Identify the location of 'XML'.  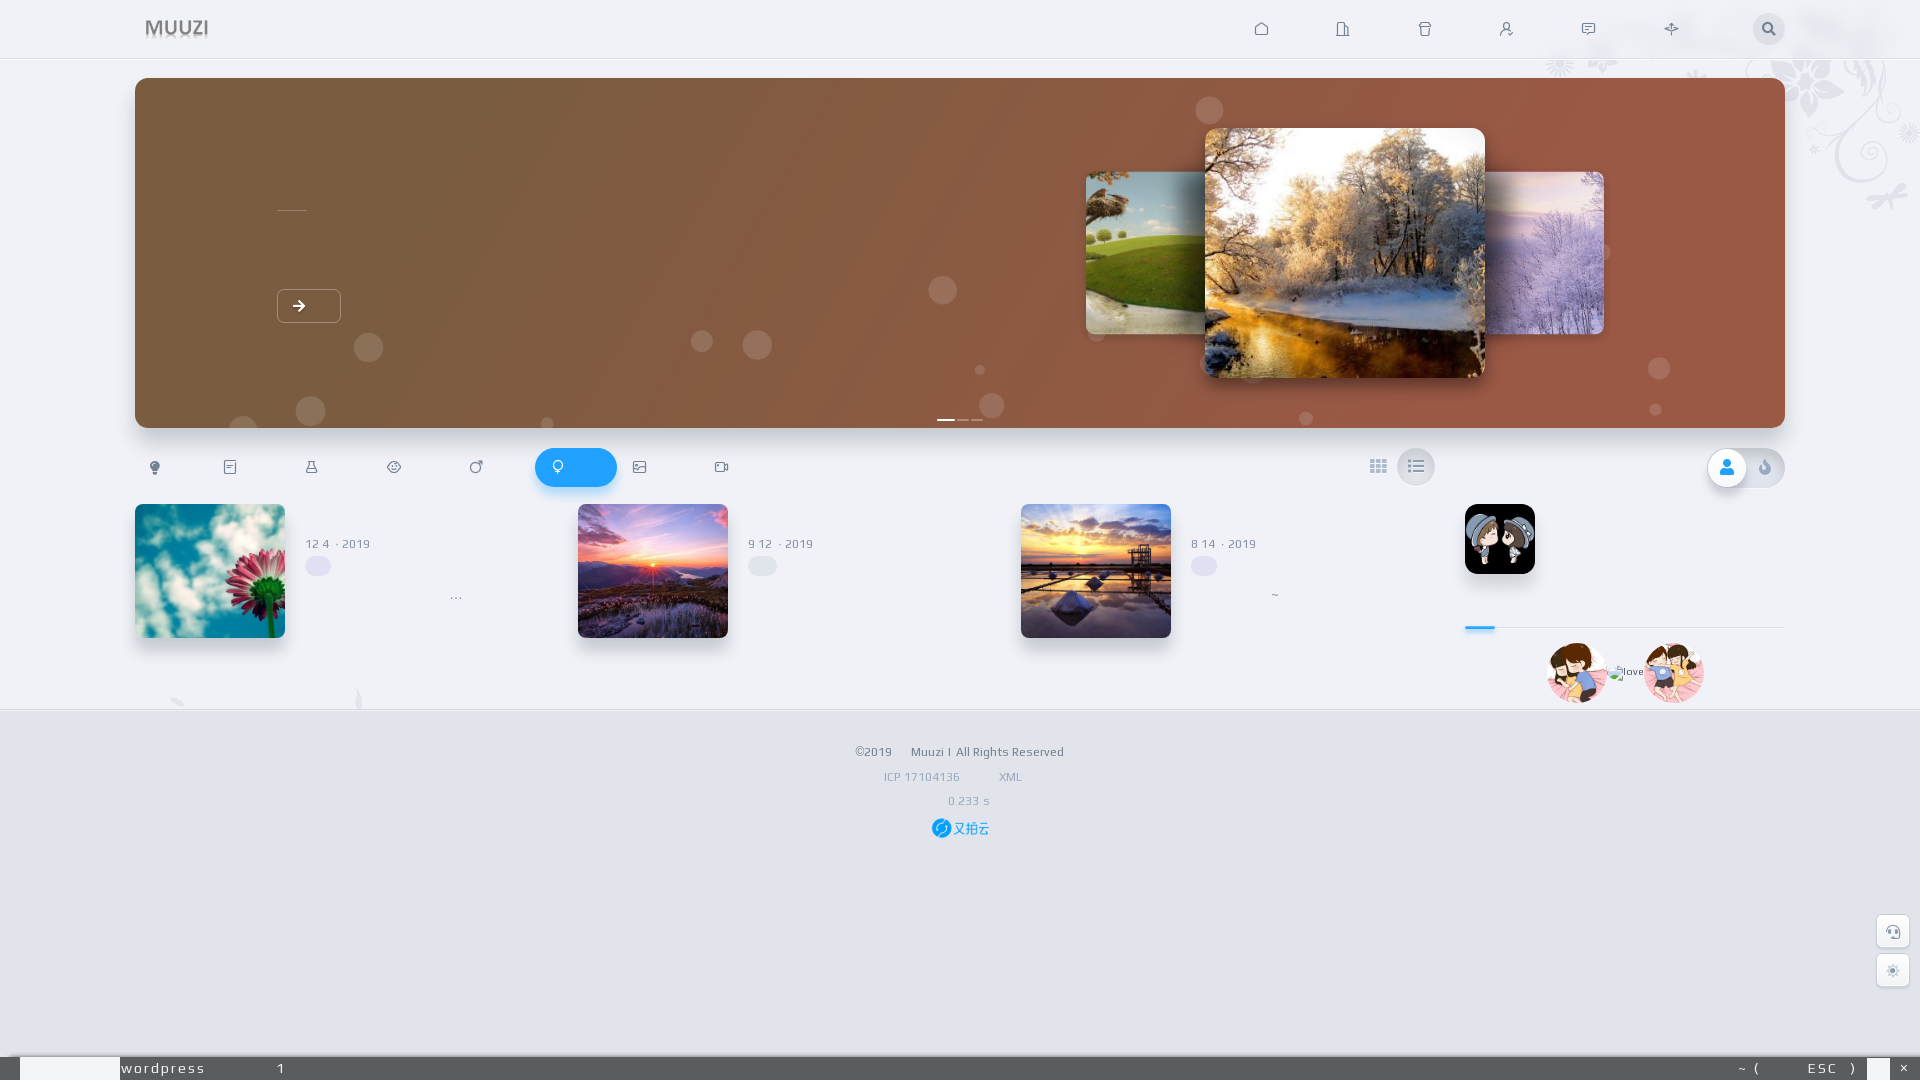
(1009, 775).